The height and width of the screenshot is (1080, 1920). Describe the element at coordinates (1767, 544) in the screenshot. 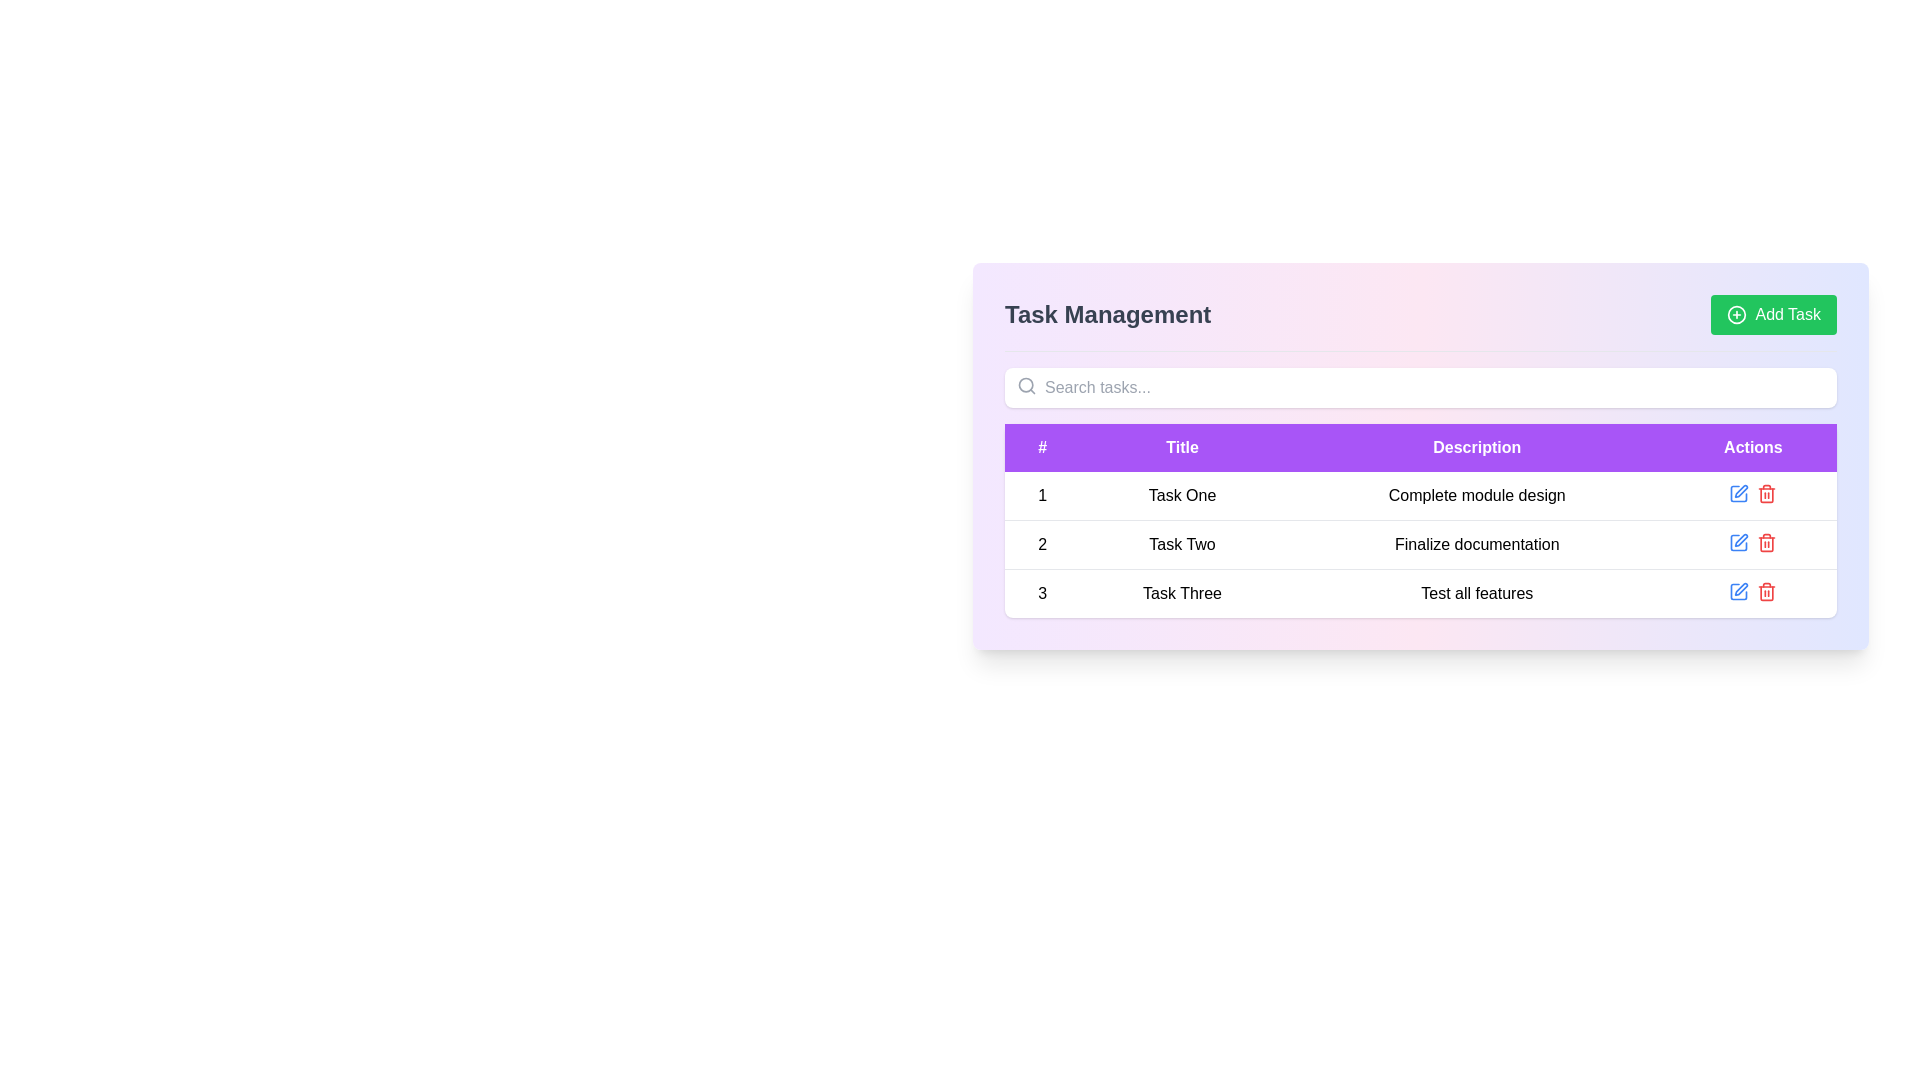

I see `the side panel of the trash can icon in the 'Actions' column of the third row in the table` at that location.